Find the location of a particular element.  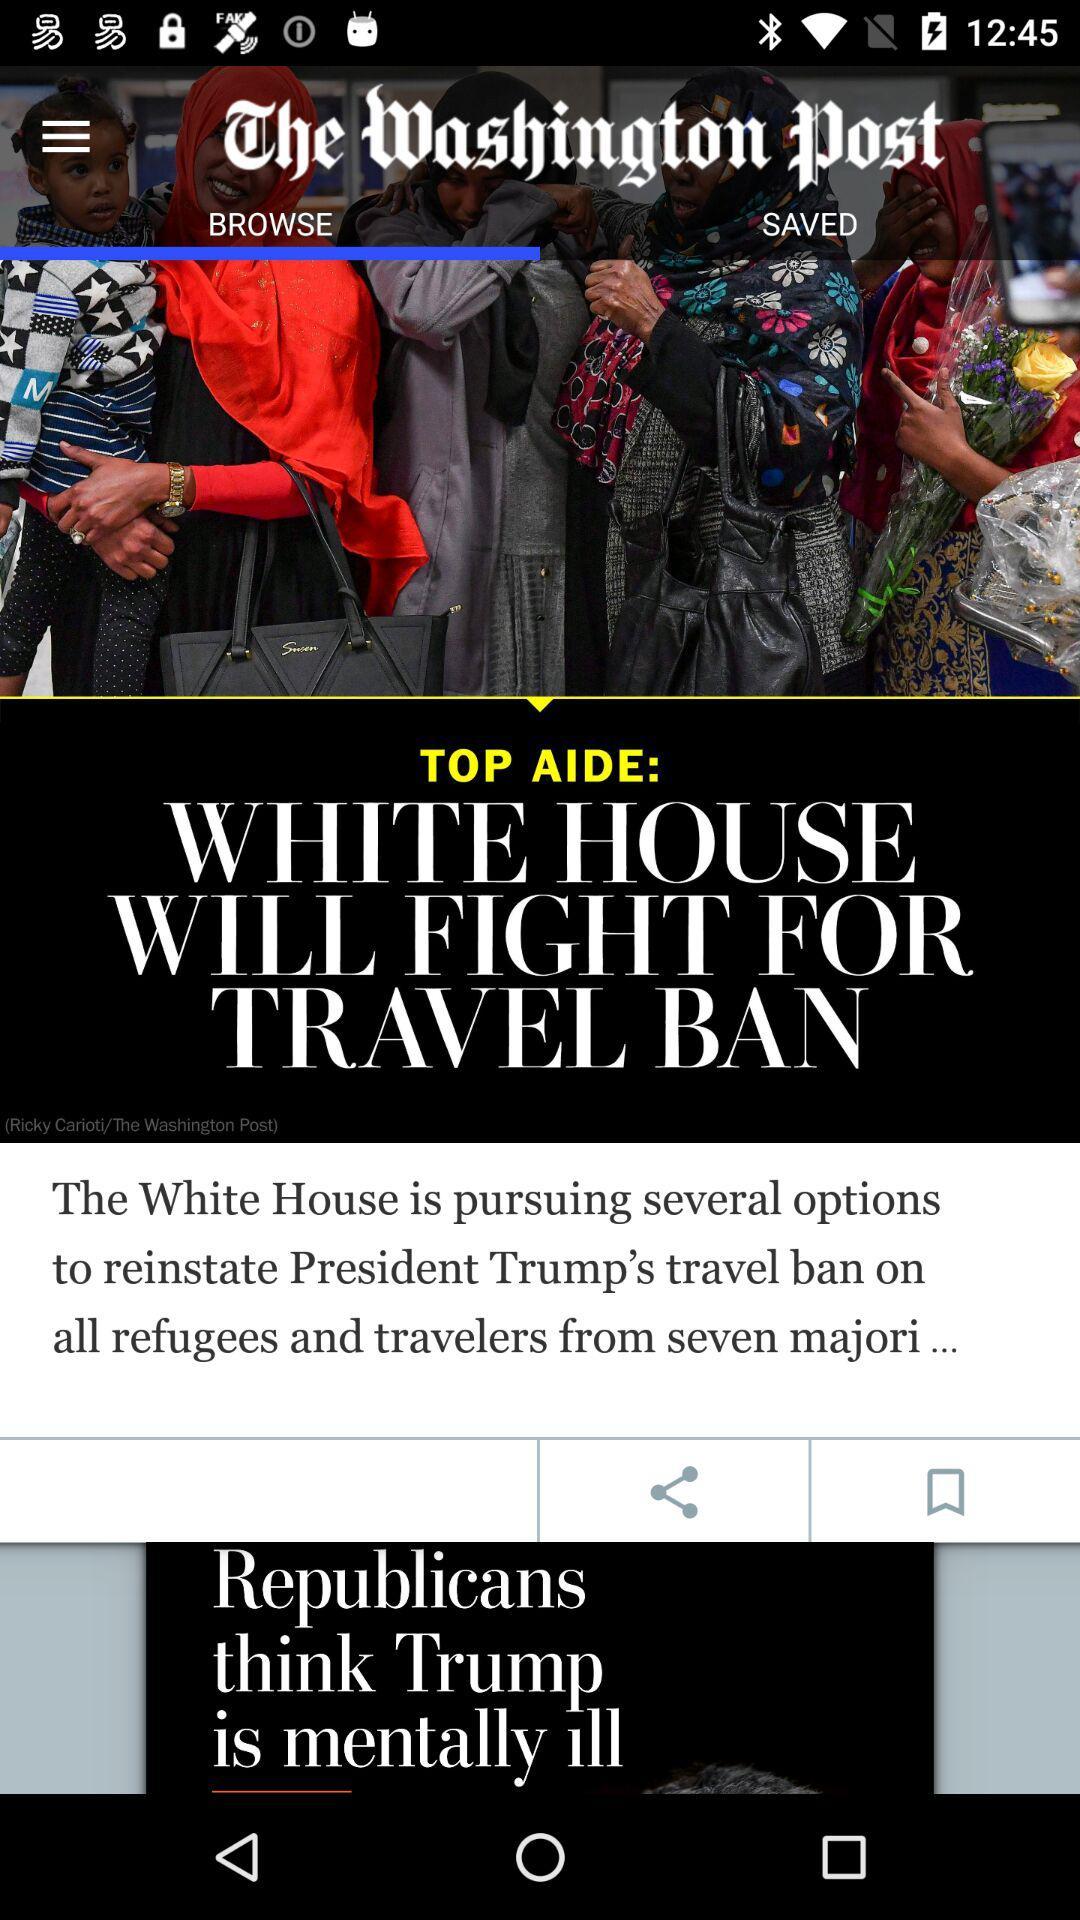

the share icon is located at coordinates (674, 1492).